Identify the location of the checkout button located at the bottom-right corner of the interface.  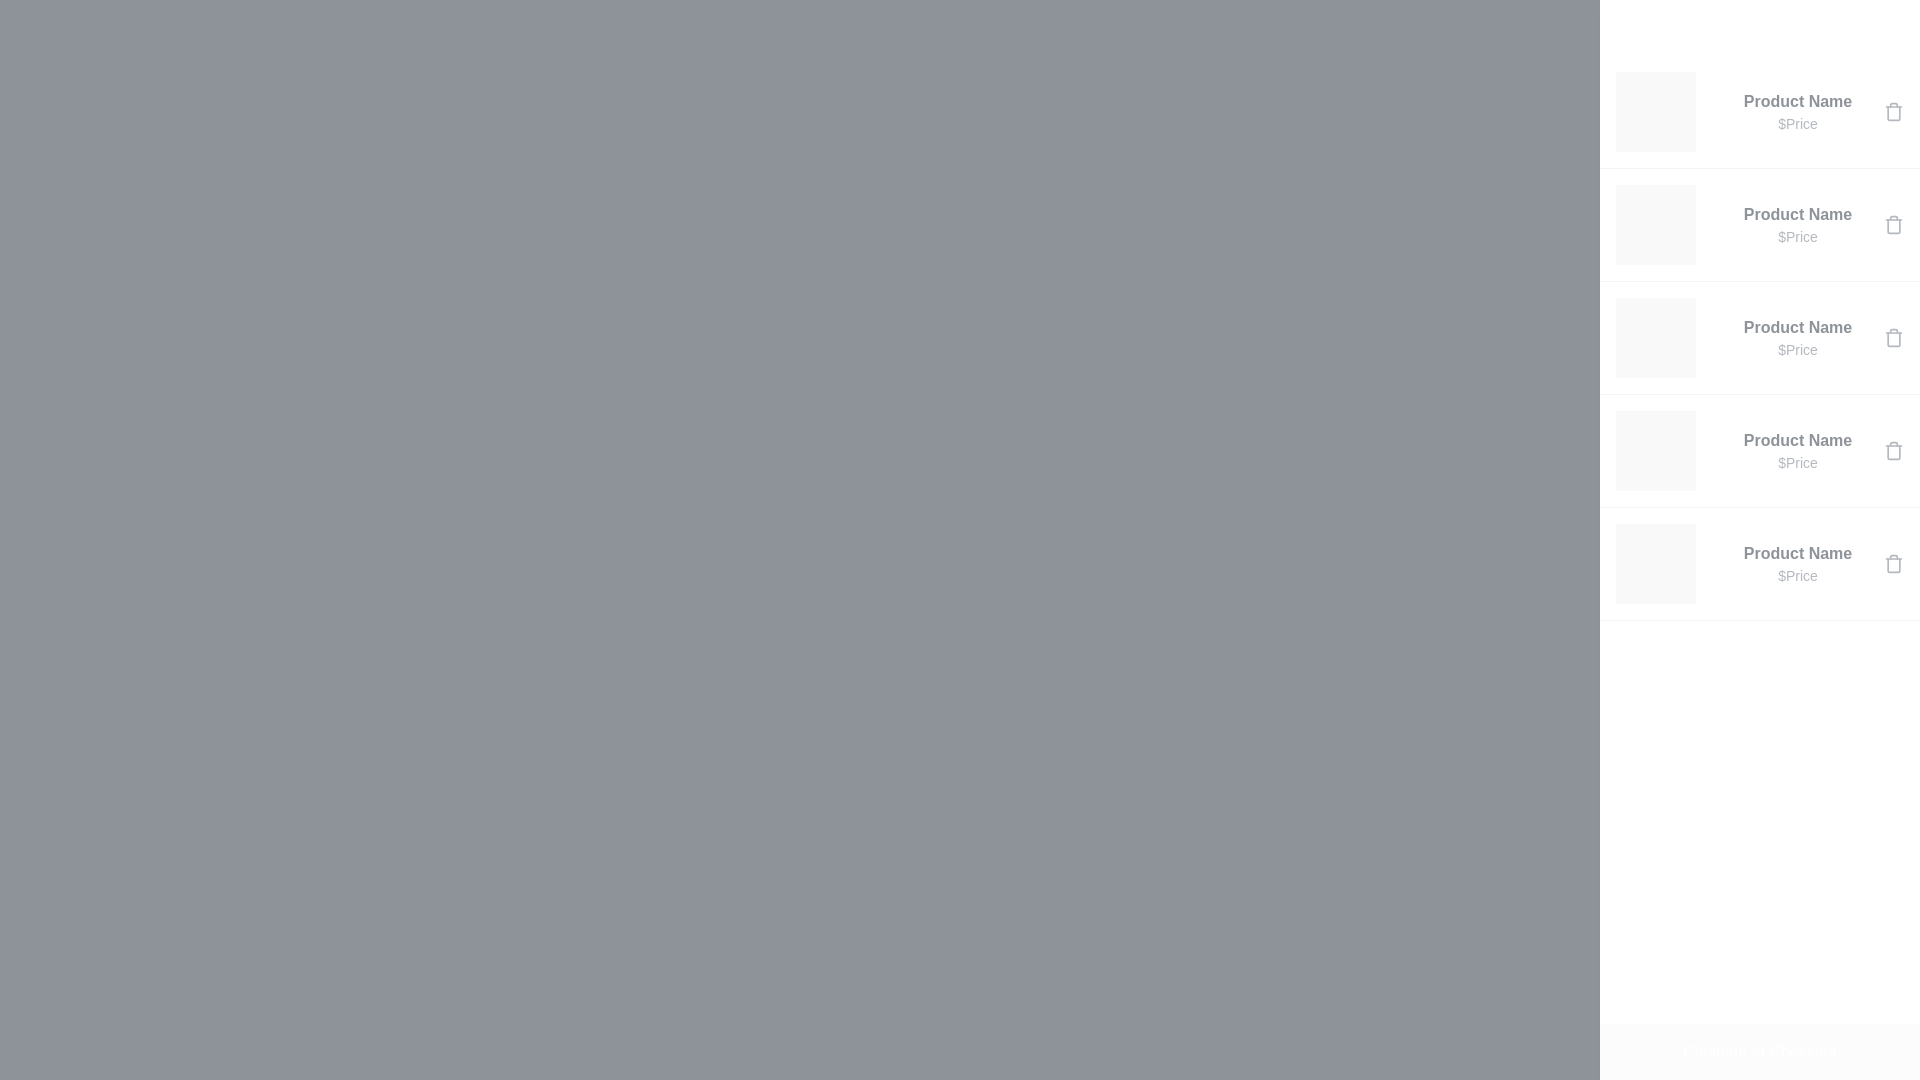
(1760, 1051).